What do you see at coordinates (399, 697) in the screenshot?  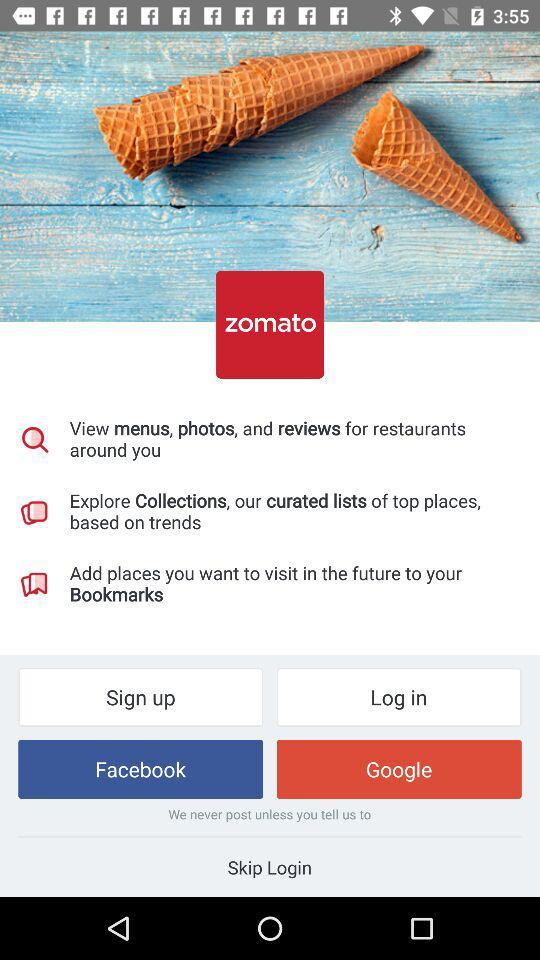 I see `item below the add places you icon` at bounding box center [399, 697].